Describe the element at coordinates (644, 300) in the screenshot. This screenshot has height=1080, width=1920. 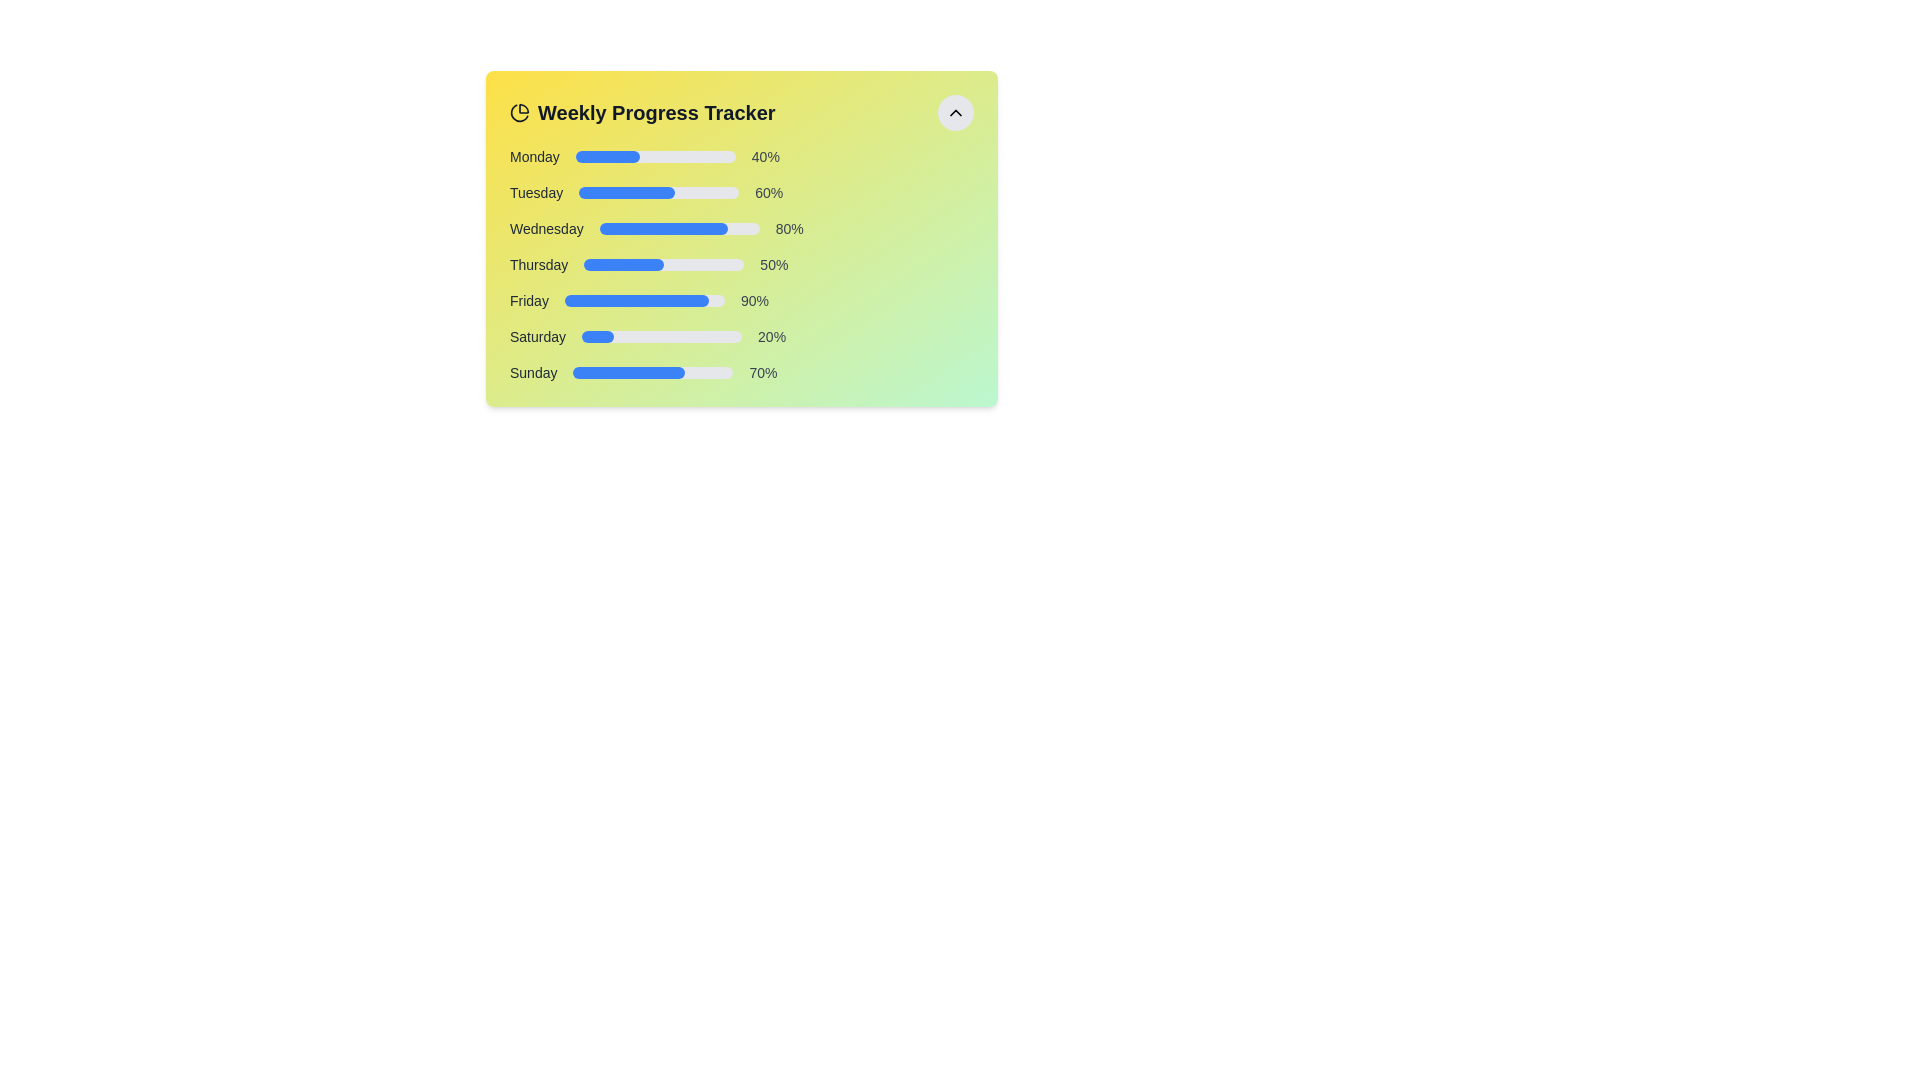
I see `the horizontal progress bar for 'Friday' in the 'Weekly Progress Tracker' table, which is visually represented with a light gray background and a blue-filled segment covering 90% of its length` at that location.